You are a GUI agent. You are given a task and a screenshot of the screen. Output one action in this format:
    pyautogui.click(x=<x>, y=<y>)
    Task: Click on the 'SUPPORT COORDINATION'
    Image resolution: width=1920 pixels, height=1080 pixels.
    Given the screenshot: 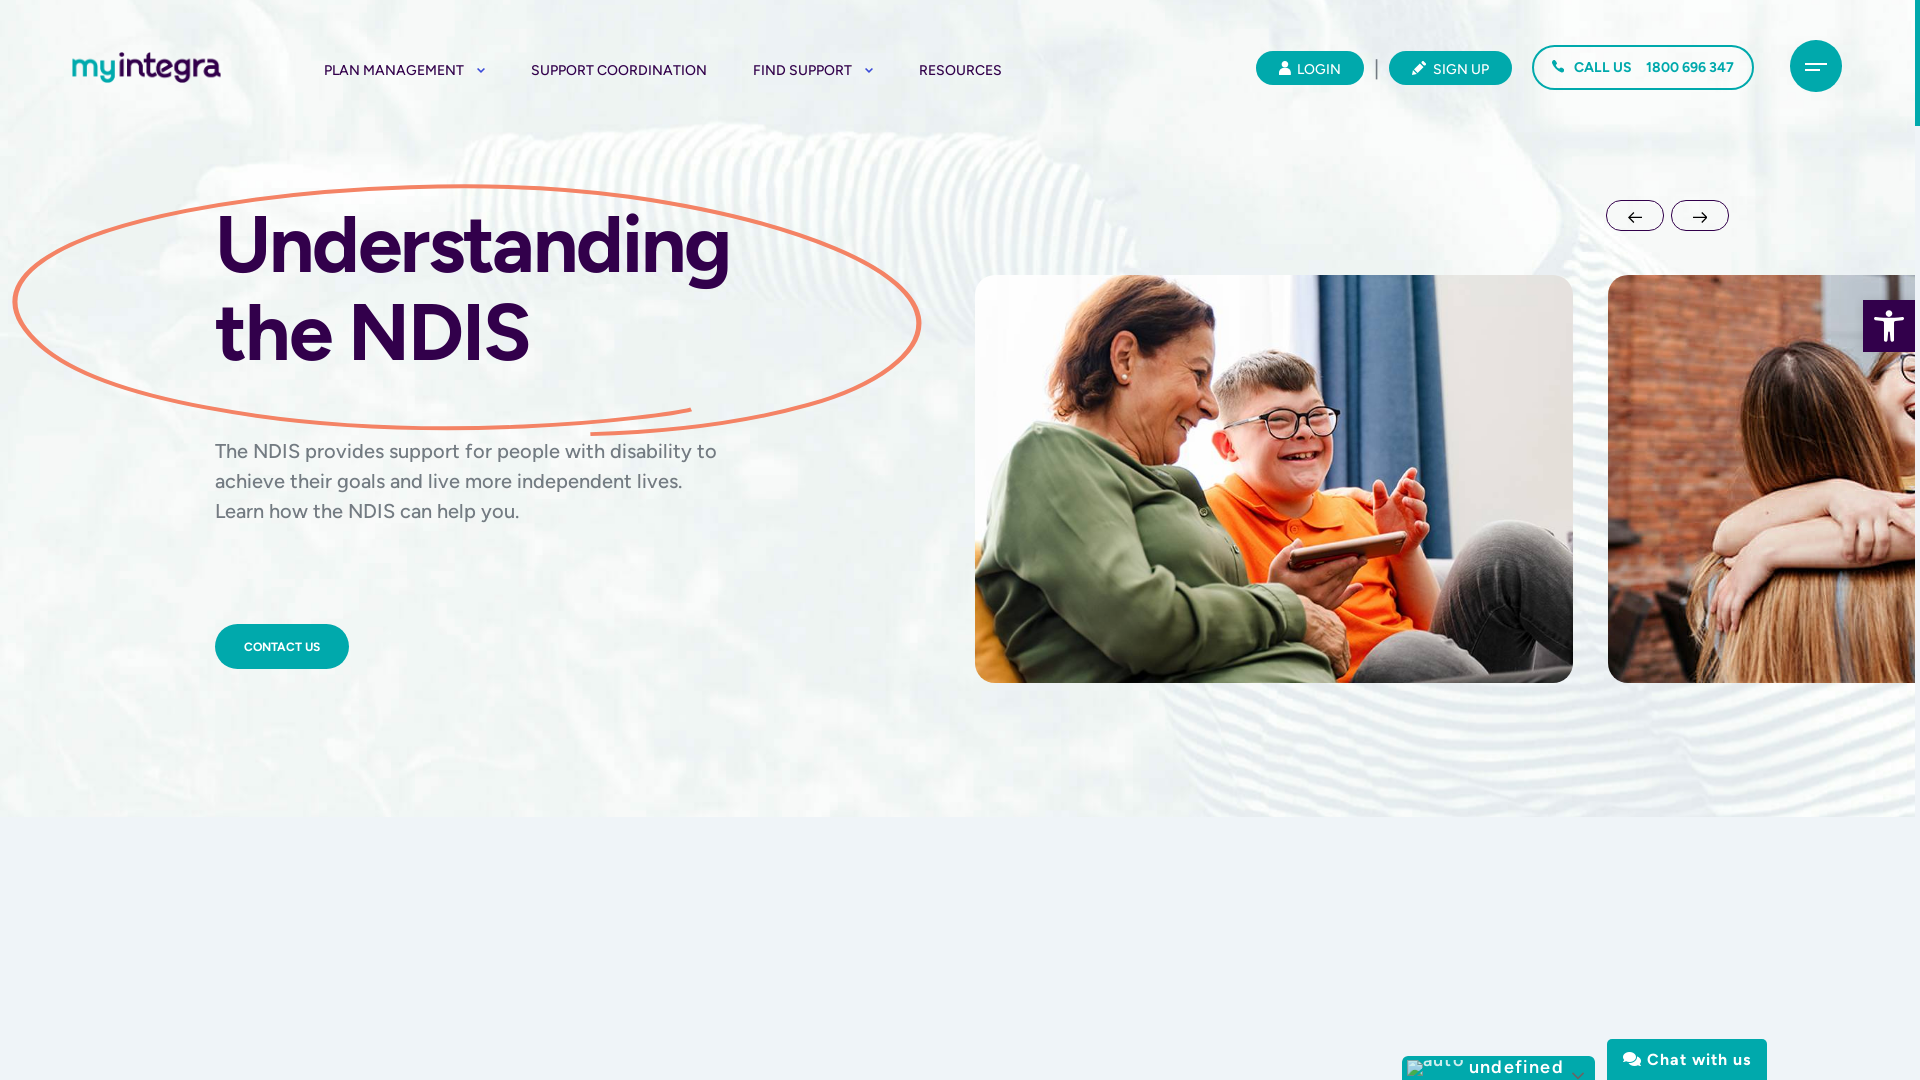 What is the action you would take?
    pyautogui.click(x=618, y=69)
    